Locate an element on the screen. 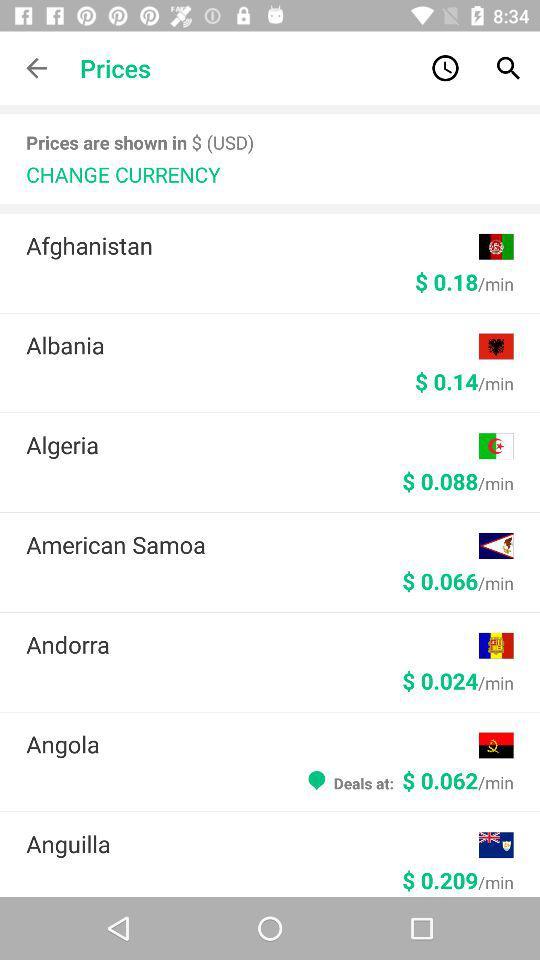 This screenshot has height=960, width=540. the prices are shown item is located at coordinates (139, 141).